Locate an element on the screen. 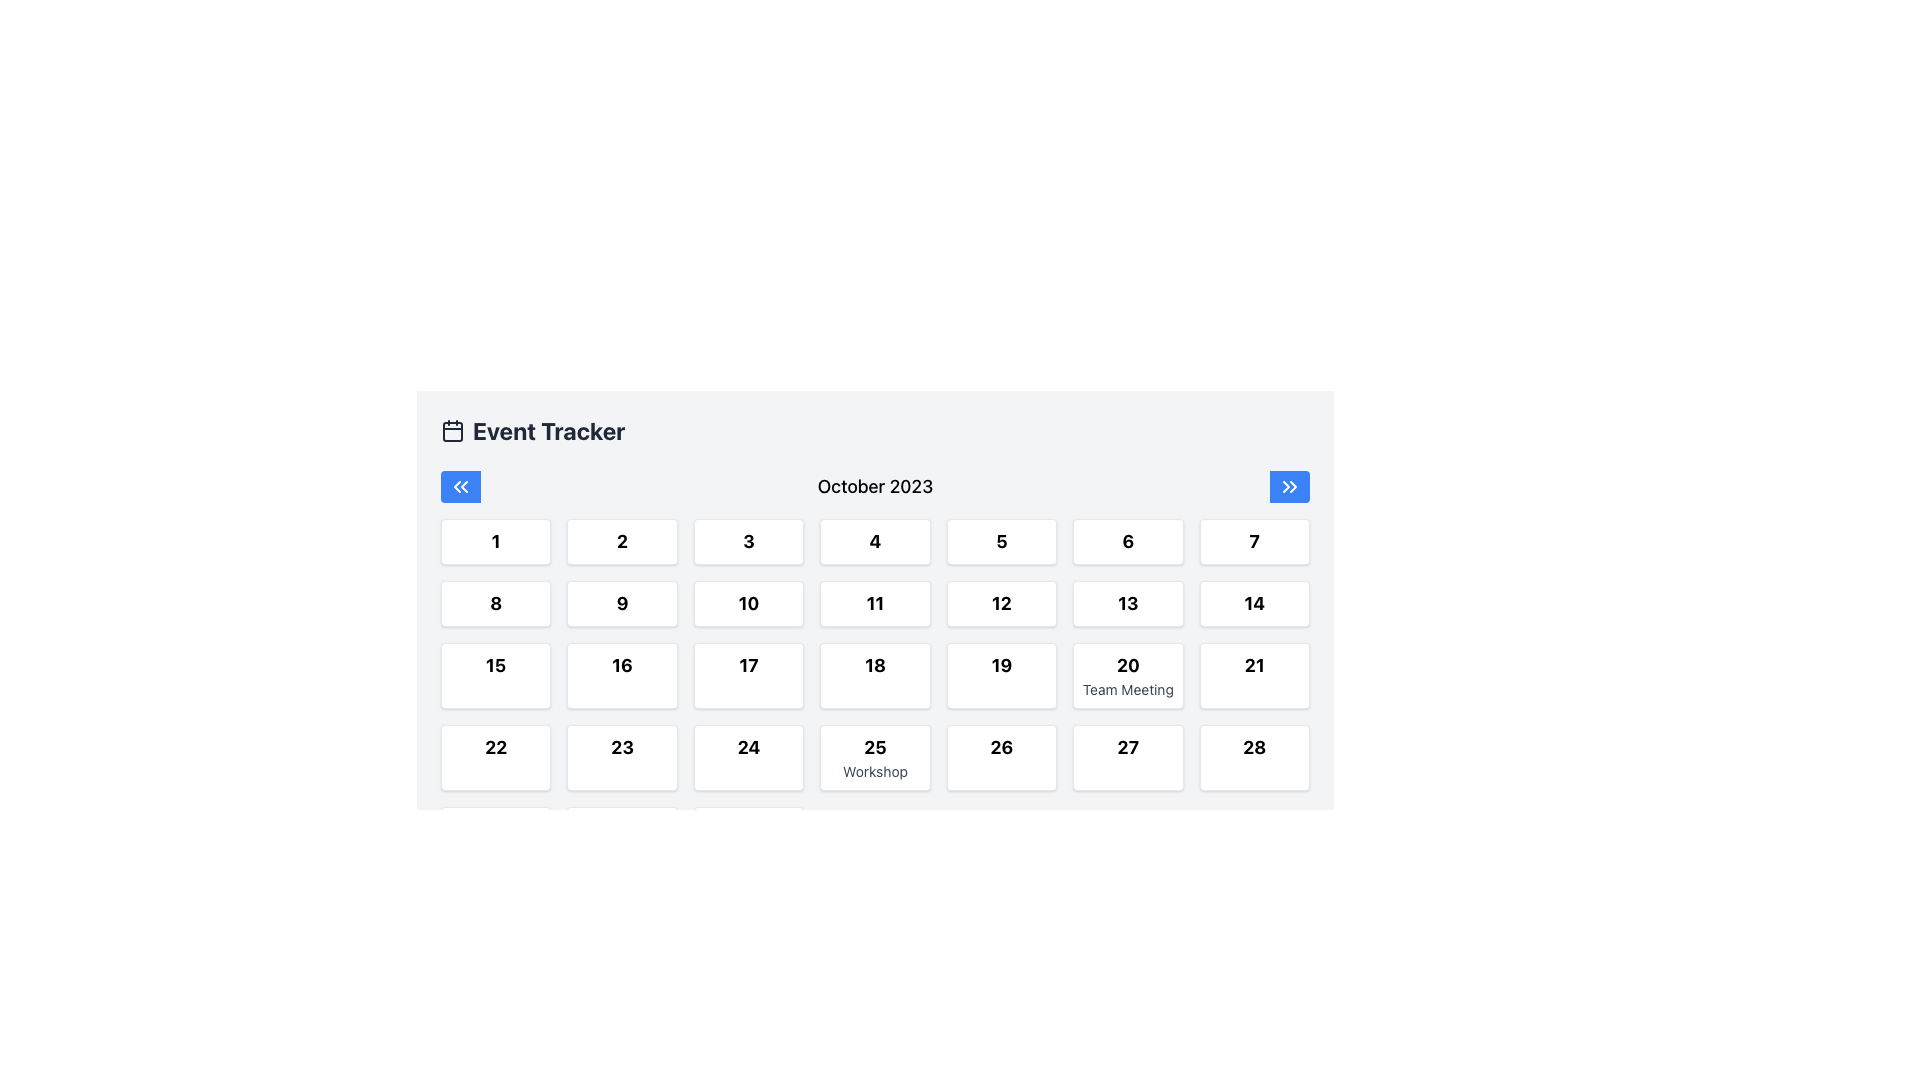  the calendar date selection button for the 11th day of the month located in the second row and fourth column of the calendar grid is located at coordinates (875, 603).